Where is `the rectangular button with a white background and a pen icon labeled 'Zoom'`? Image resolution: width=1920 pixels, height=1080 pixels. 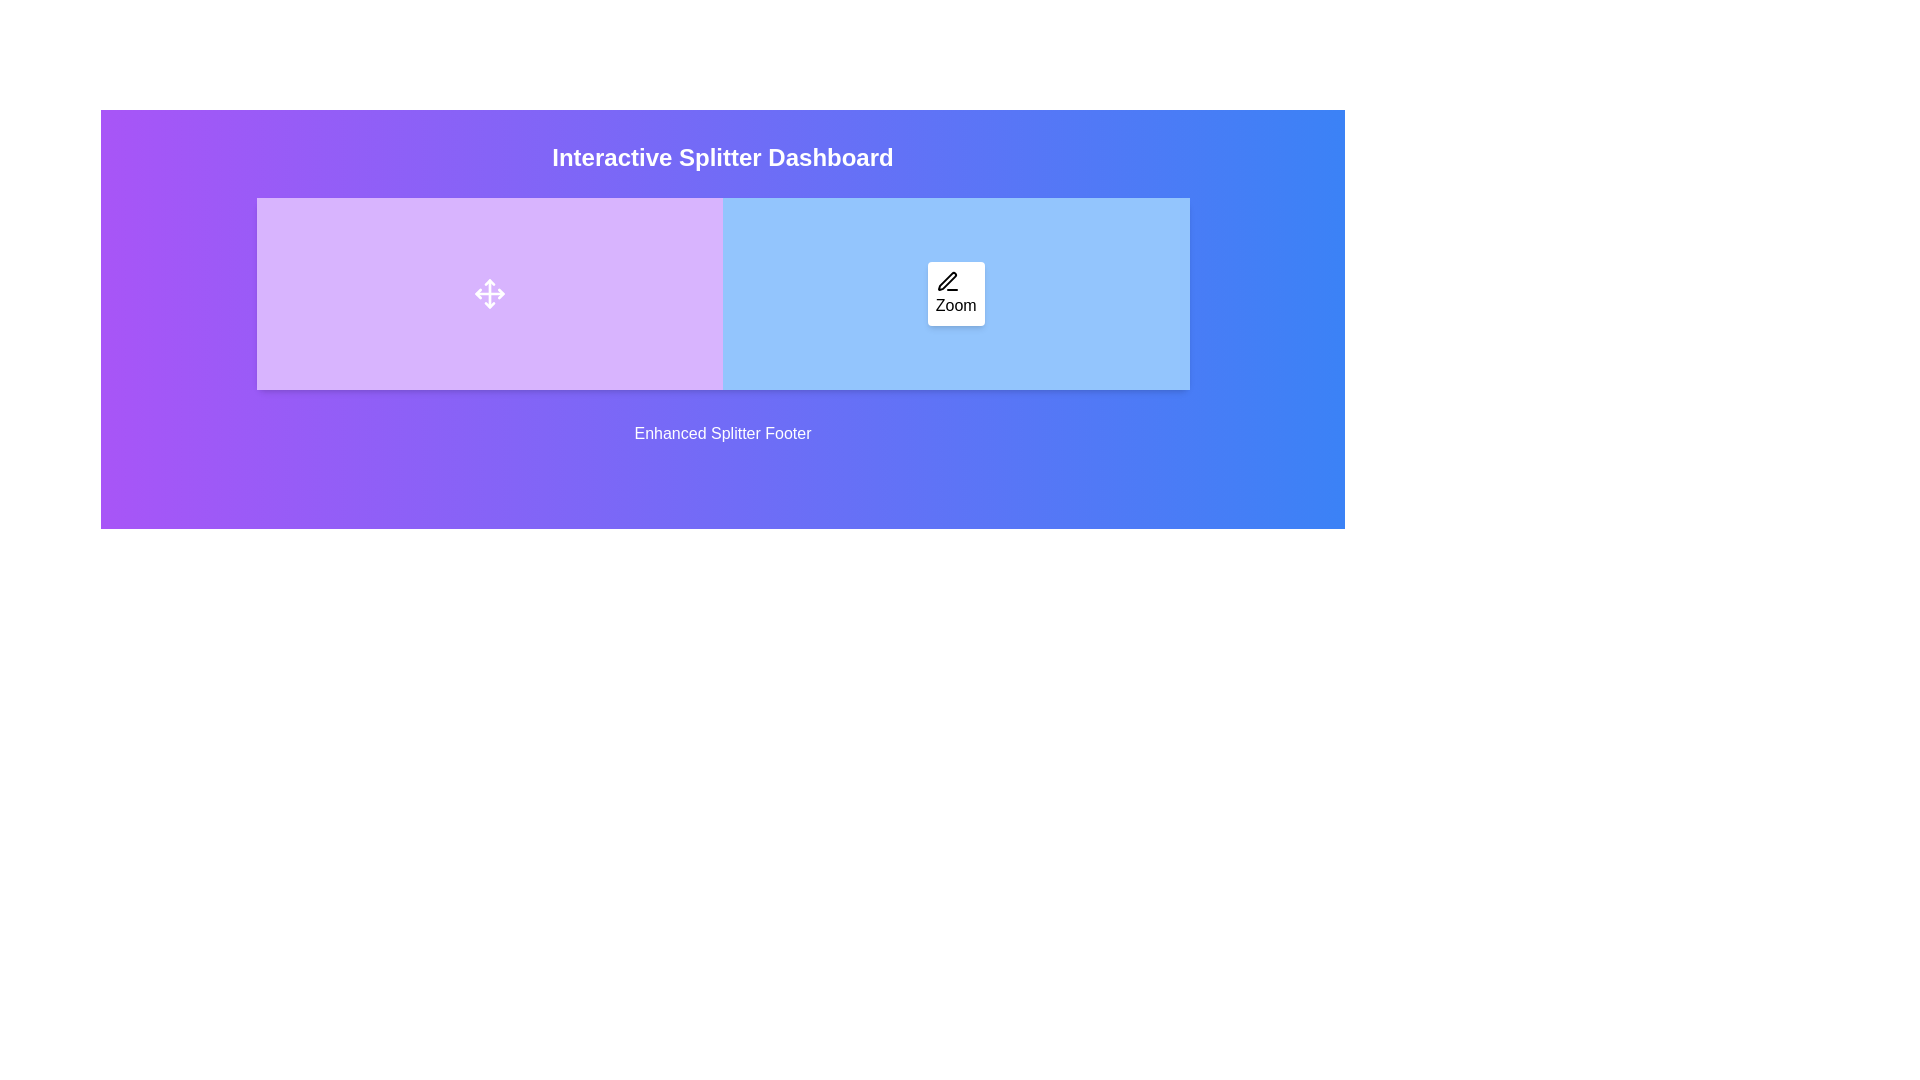
the rectangular button with a white background and a pen icon labeled 'Zoom' is located at coordinates (955, 293).